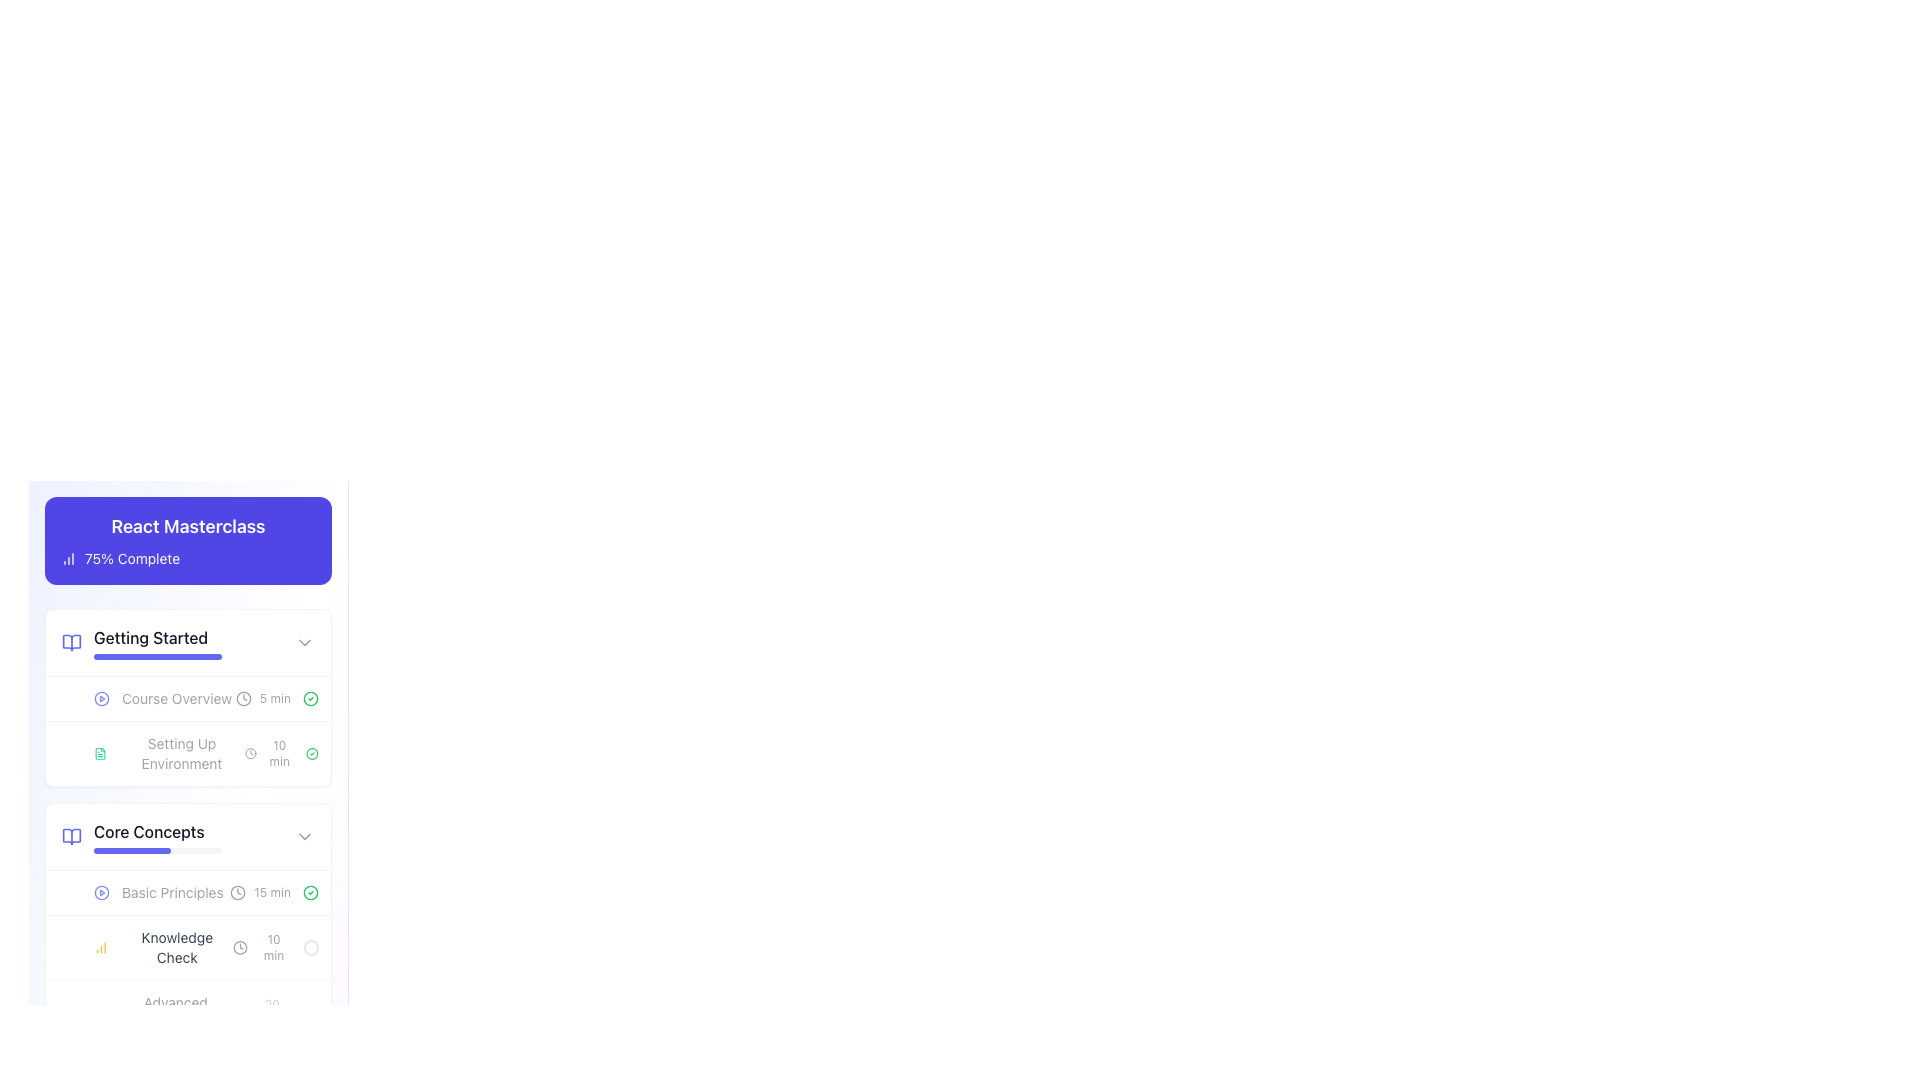 Image resolution: width=1920 pixels, height=1080 pixels. What do you see at coordinates (238, 892) in the screenshot?
I see `the circular outline of the clock-like SVG icon located to the left of the 'Basic Principles' list item in the 'Core Concepts' section of the educational module interface` at bounding box center [238, 892].